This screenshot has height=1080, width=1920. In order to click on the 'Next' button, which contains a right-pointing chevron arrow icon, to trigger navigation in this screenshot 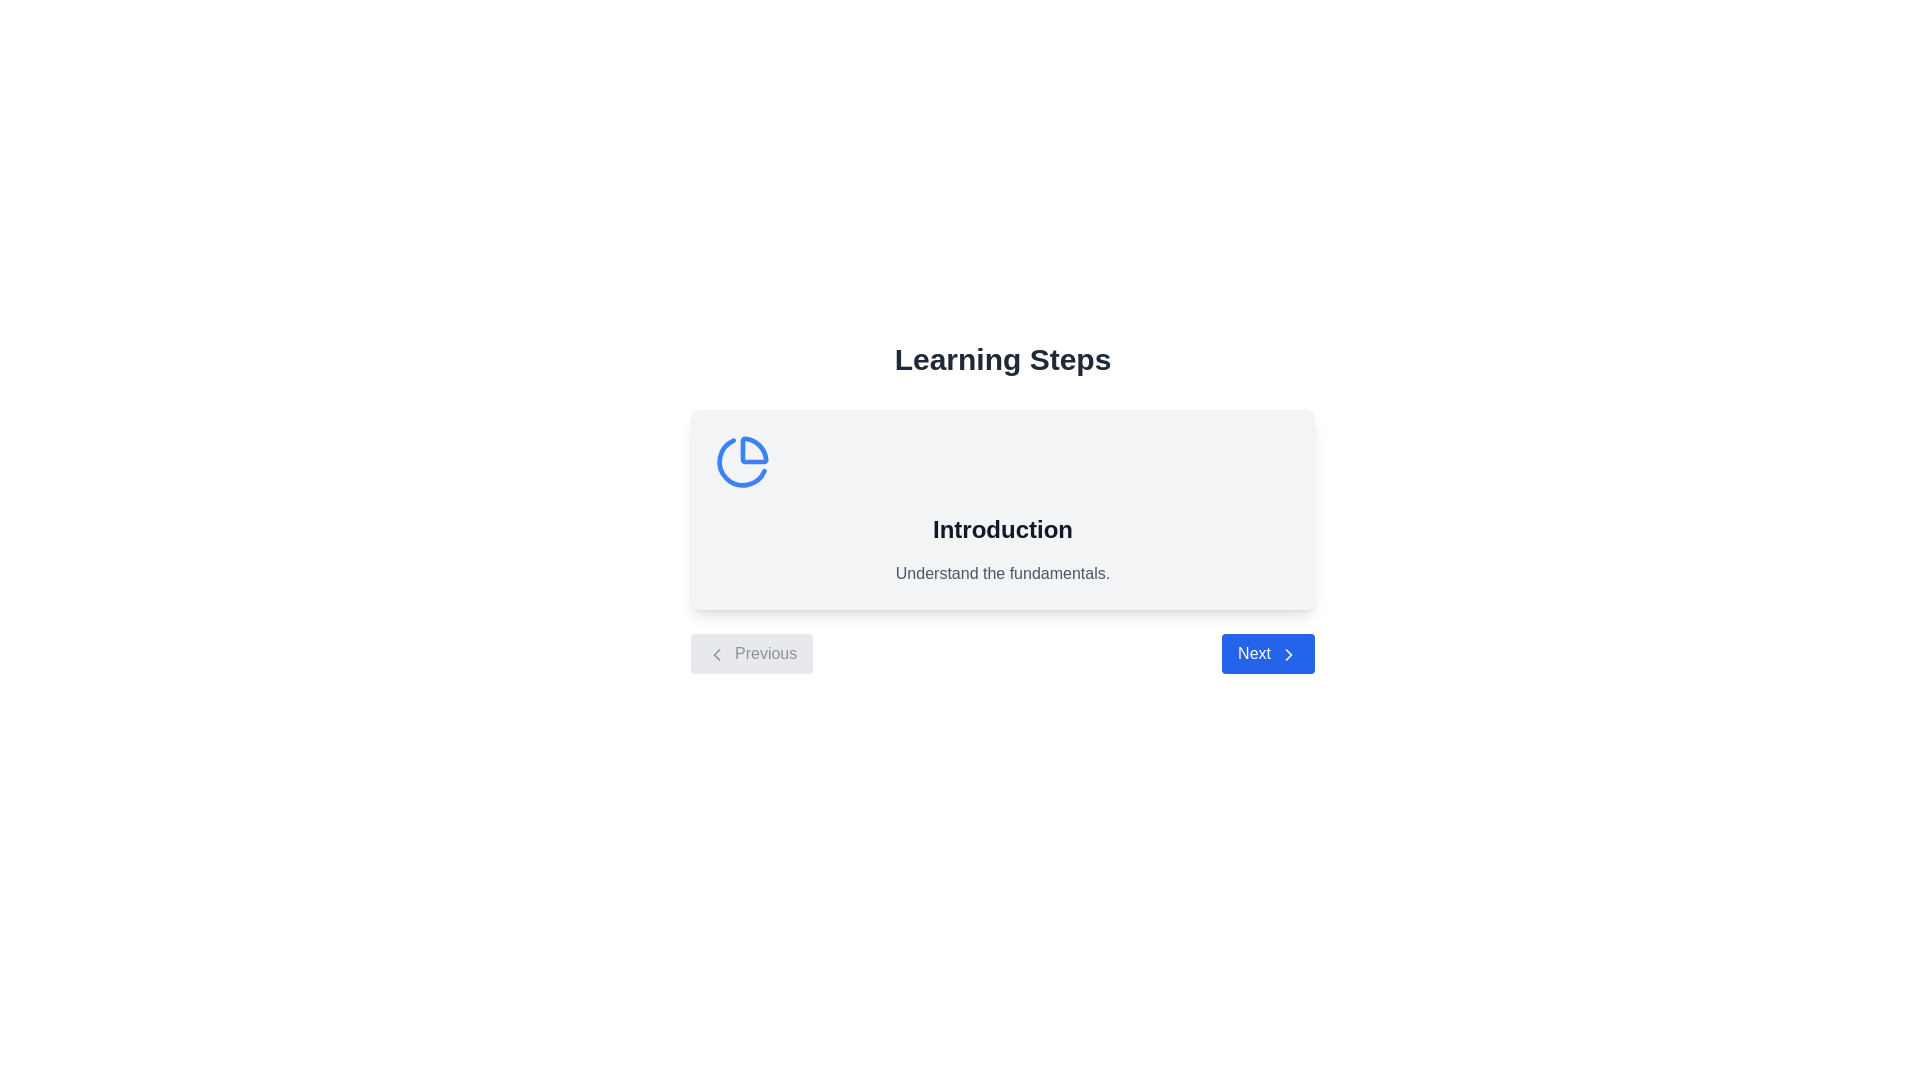, I will do `click(1289, 654)`.